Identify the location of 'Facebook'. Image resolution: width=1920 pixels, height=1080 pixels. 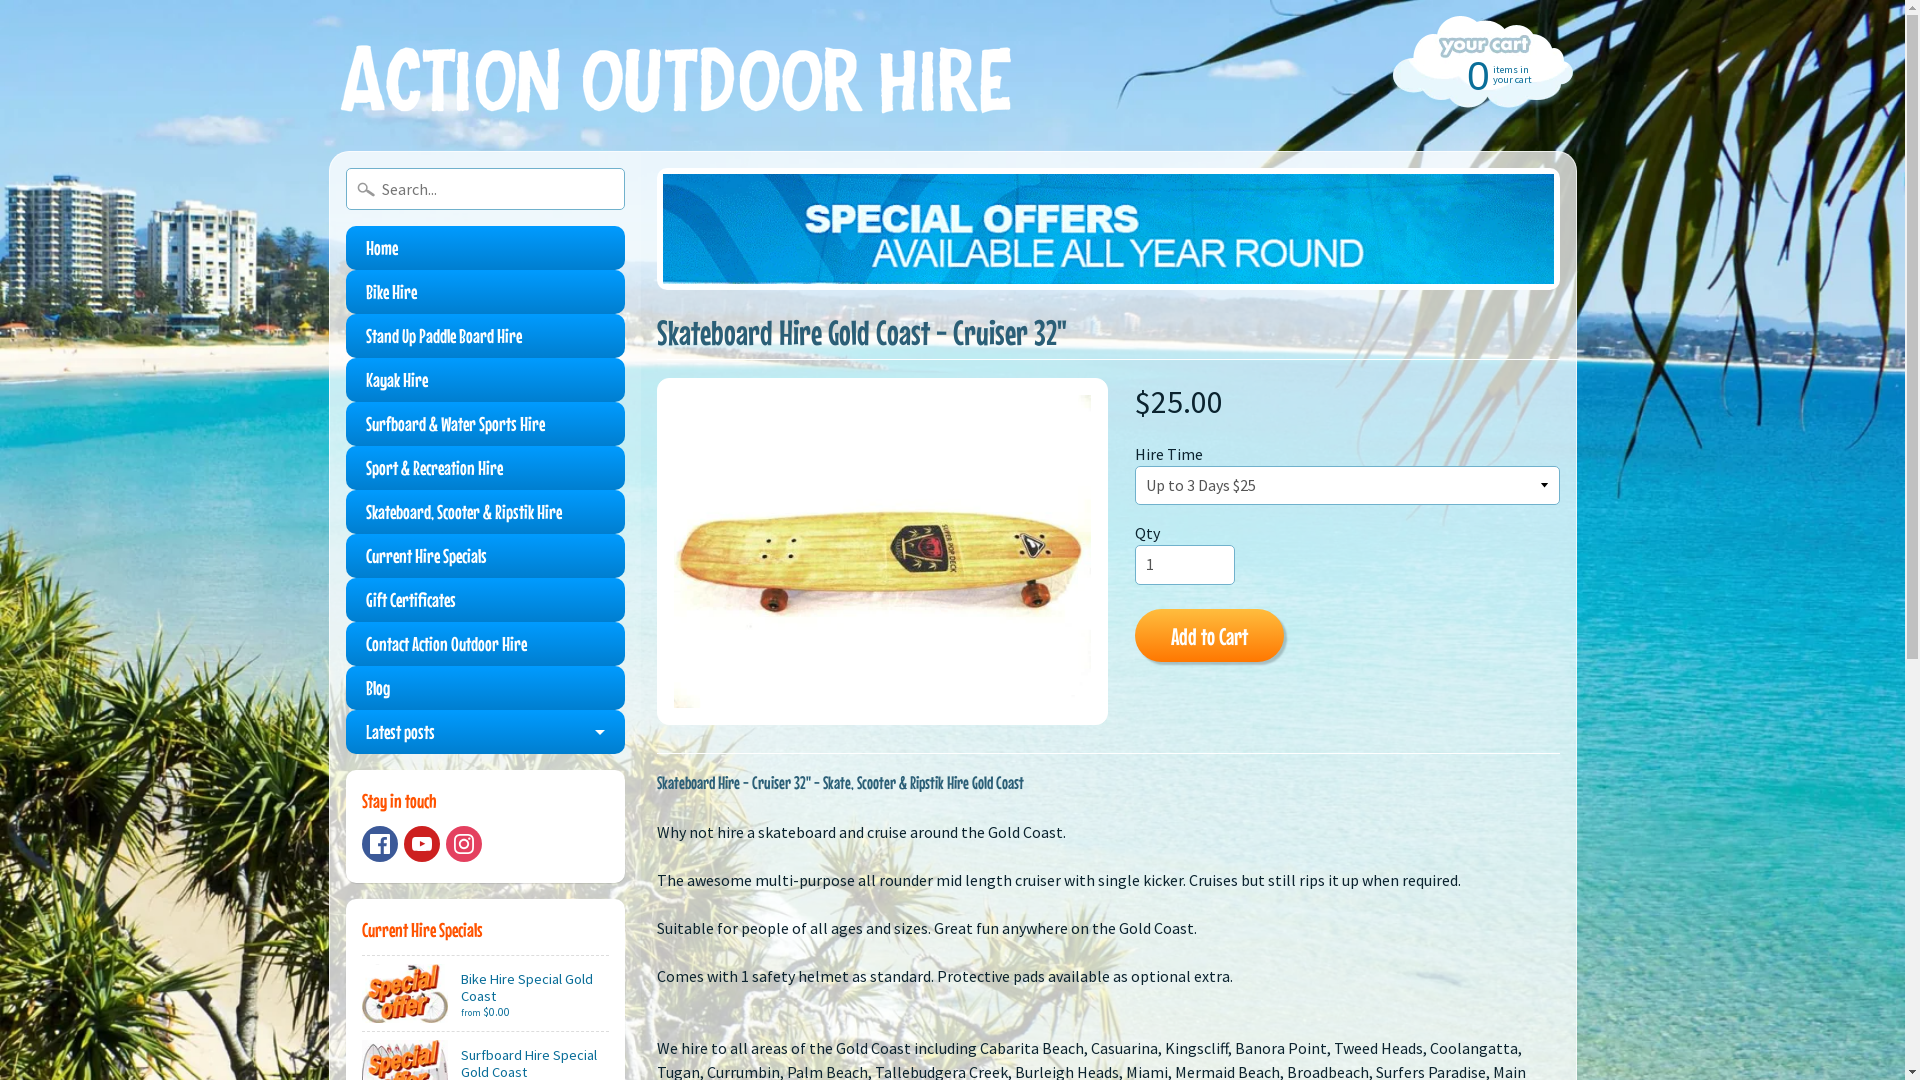
(379, 844).